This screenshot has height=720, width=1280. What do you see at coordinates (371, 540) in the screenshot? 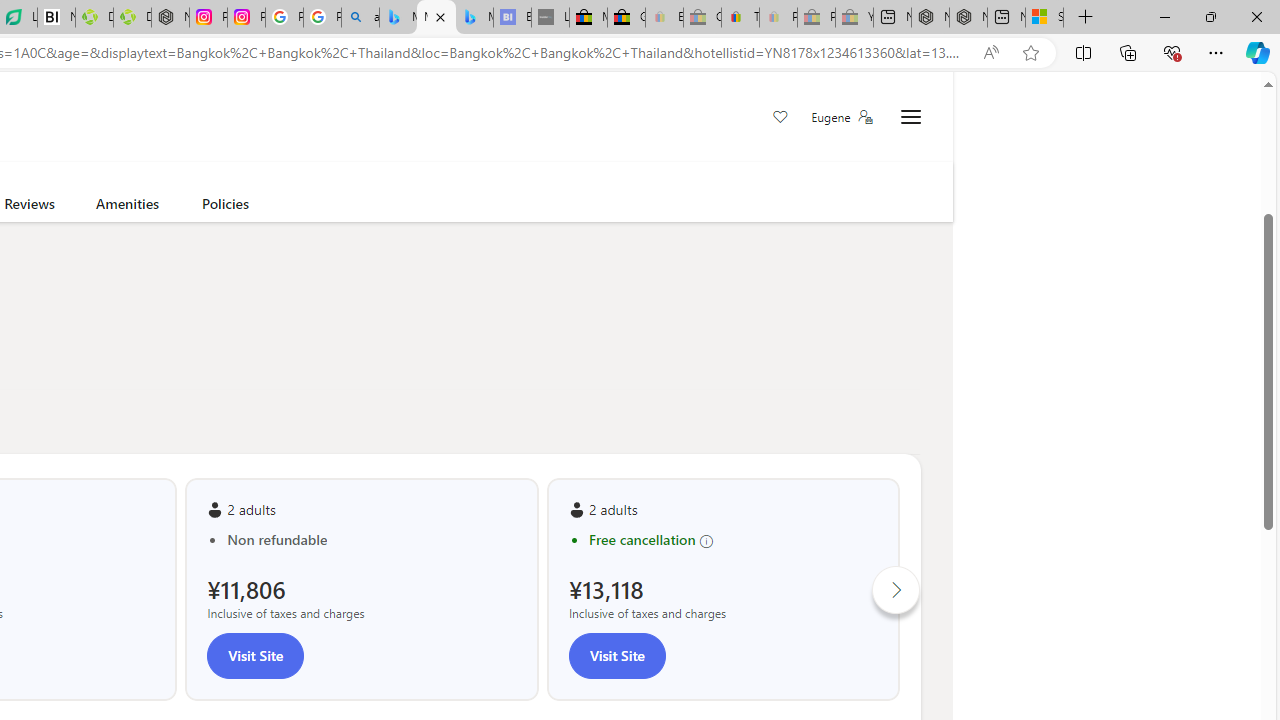
I see `'Non refundable'` at bounding box center [371, 540].